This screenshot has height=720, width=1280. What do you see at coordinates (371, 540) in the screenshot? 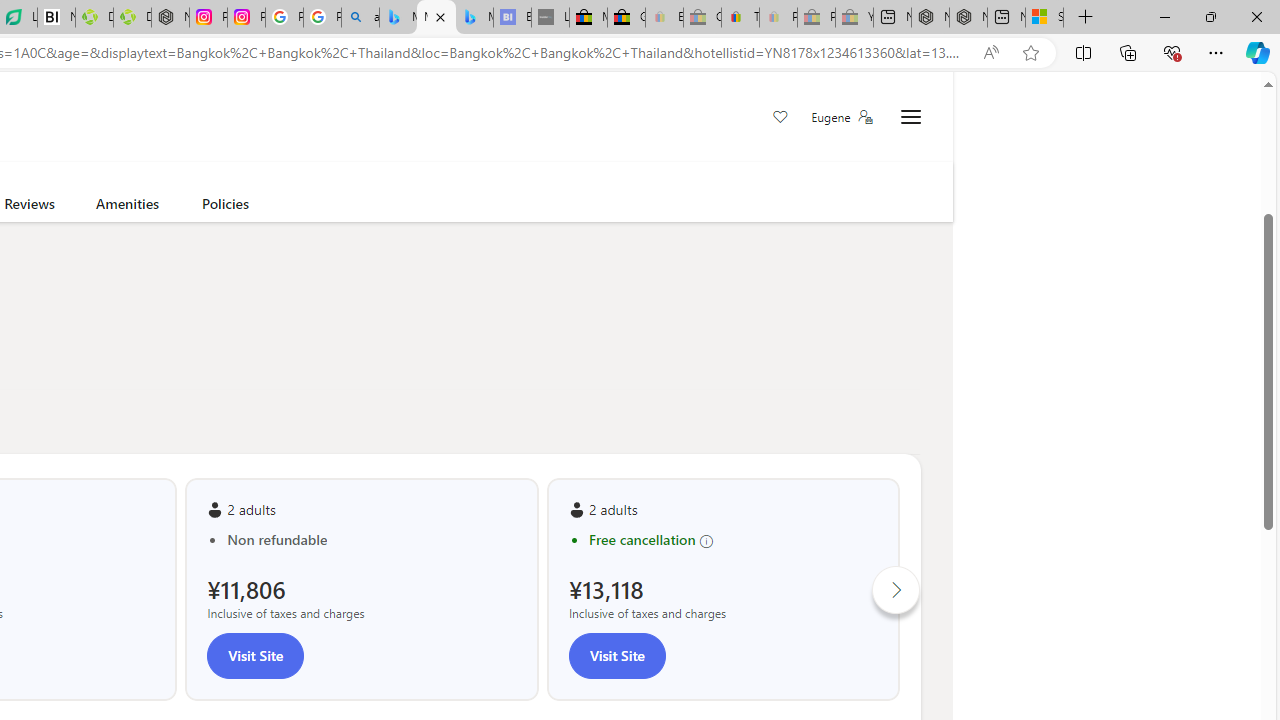
I see `'Non refundable'` at bounding box center [371, 540].